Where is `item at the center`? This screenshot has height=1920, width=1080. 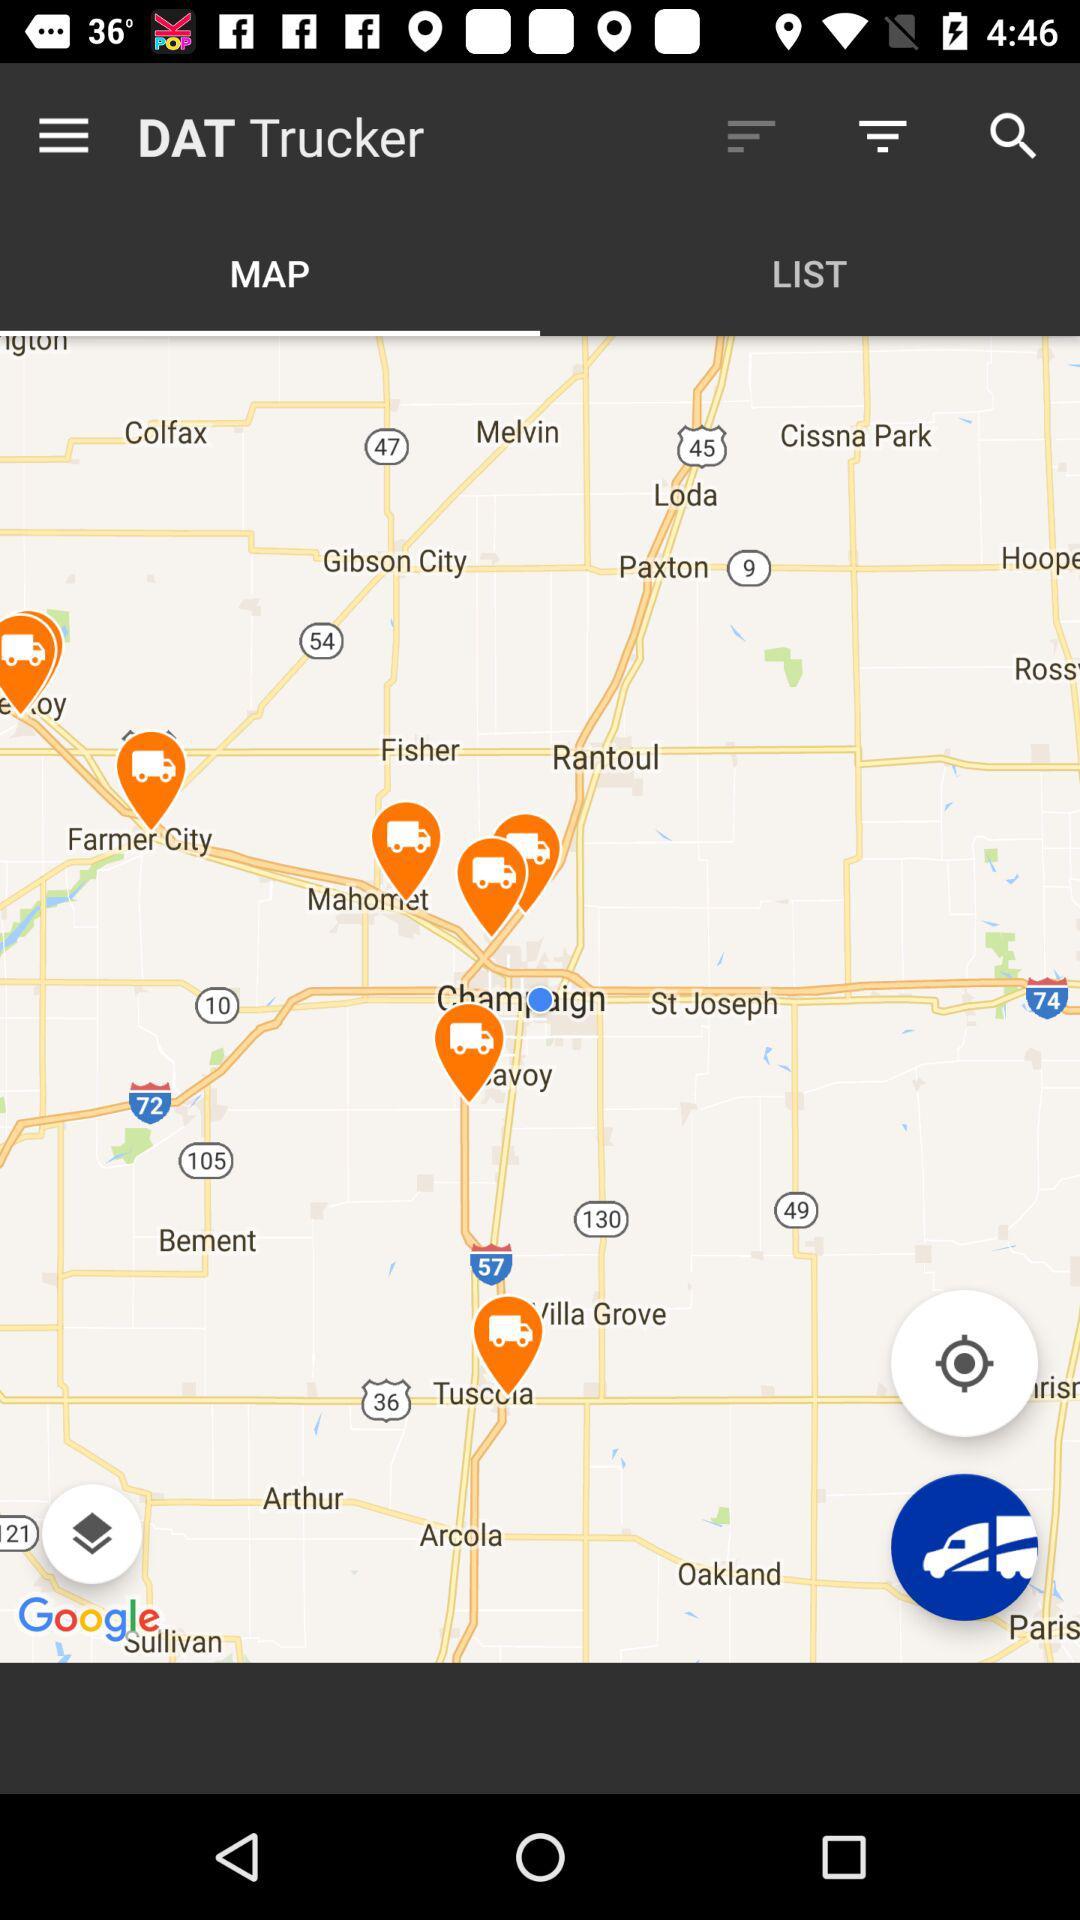 item at the center is located at coordinates (540, 999).